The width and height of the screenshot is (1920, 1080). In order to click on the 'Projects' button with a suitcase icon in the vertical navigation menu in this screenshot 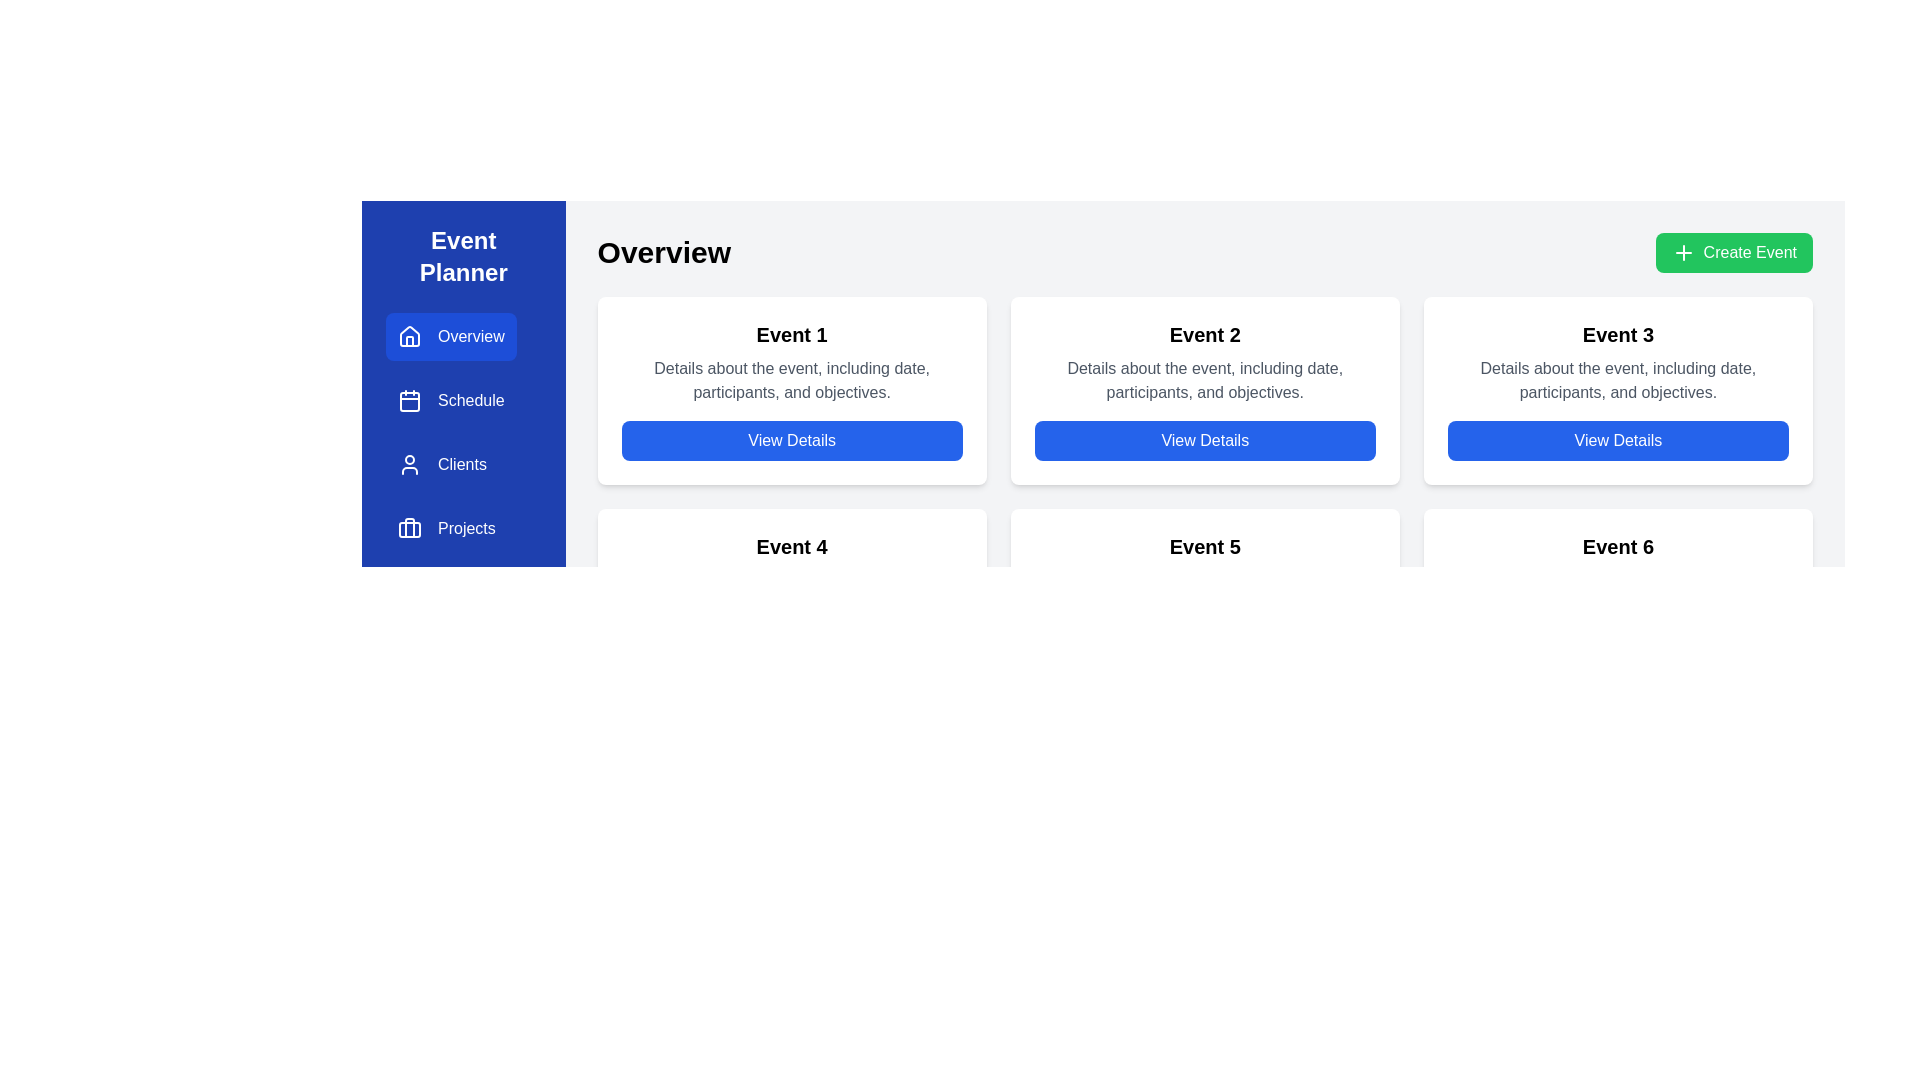, I will do `click(450, 527)`.